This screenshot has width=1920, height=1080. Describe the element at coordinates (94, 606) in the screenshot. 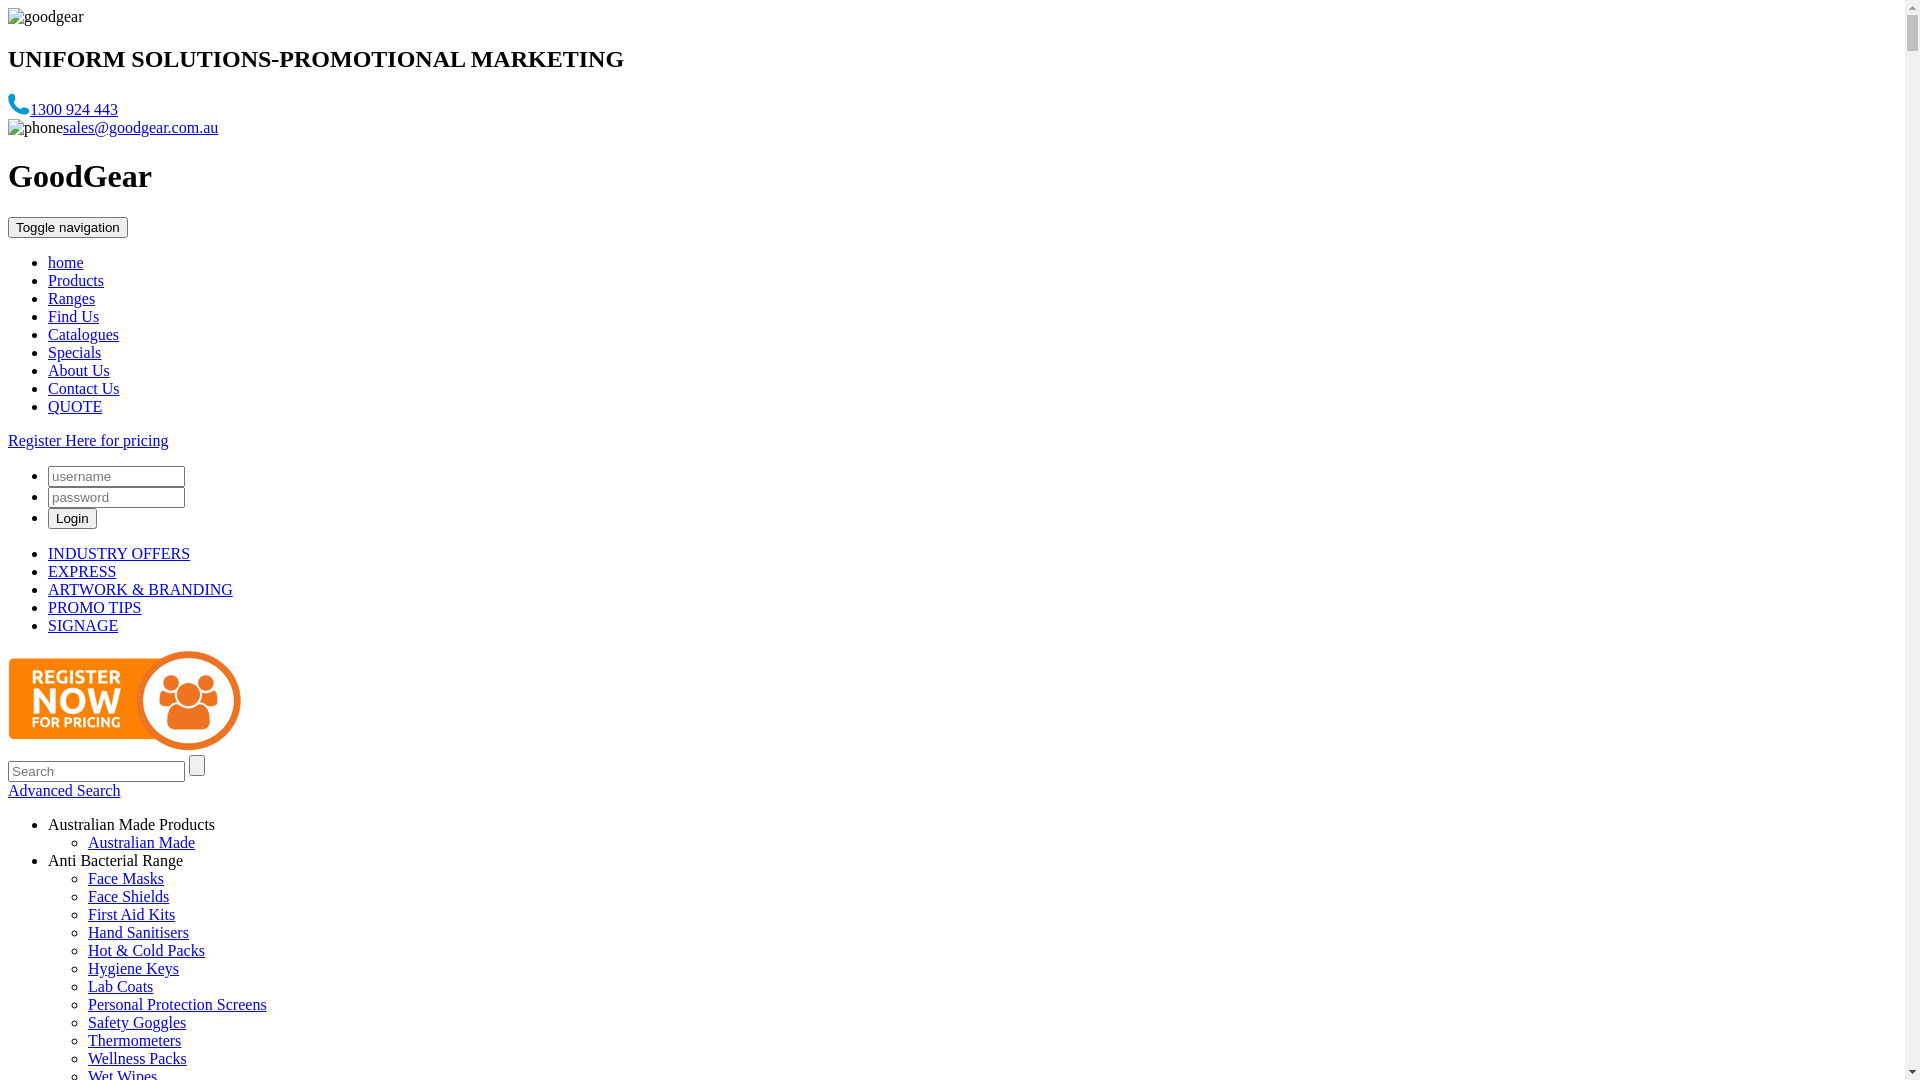

I see `'PROMO TIPS'` at that location.